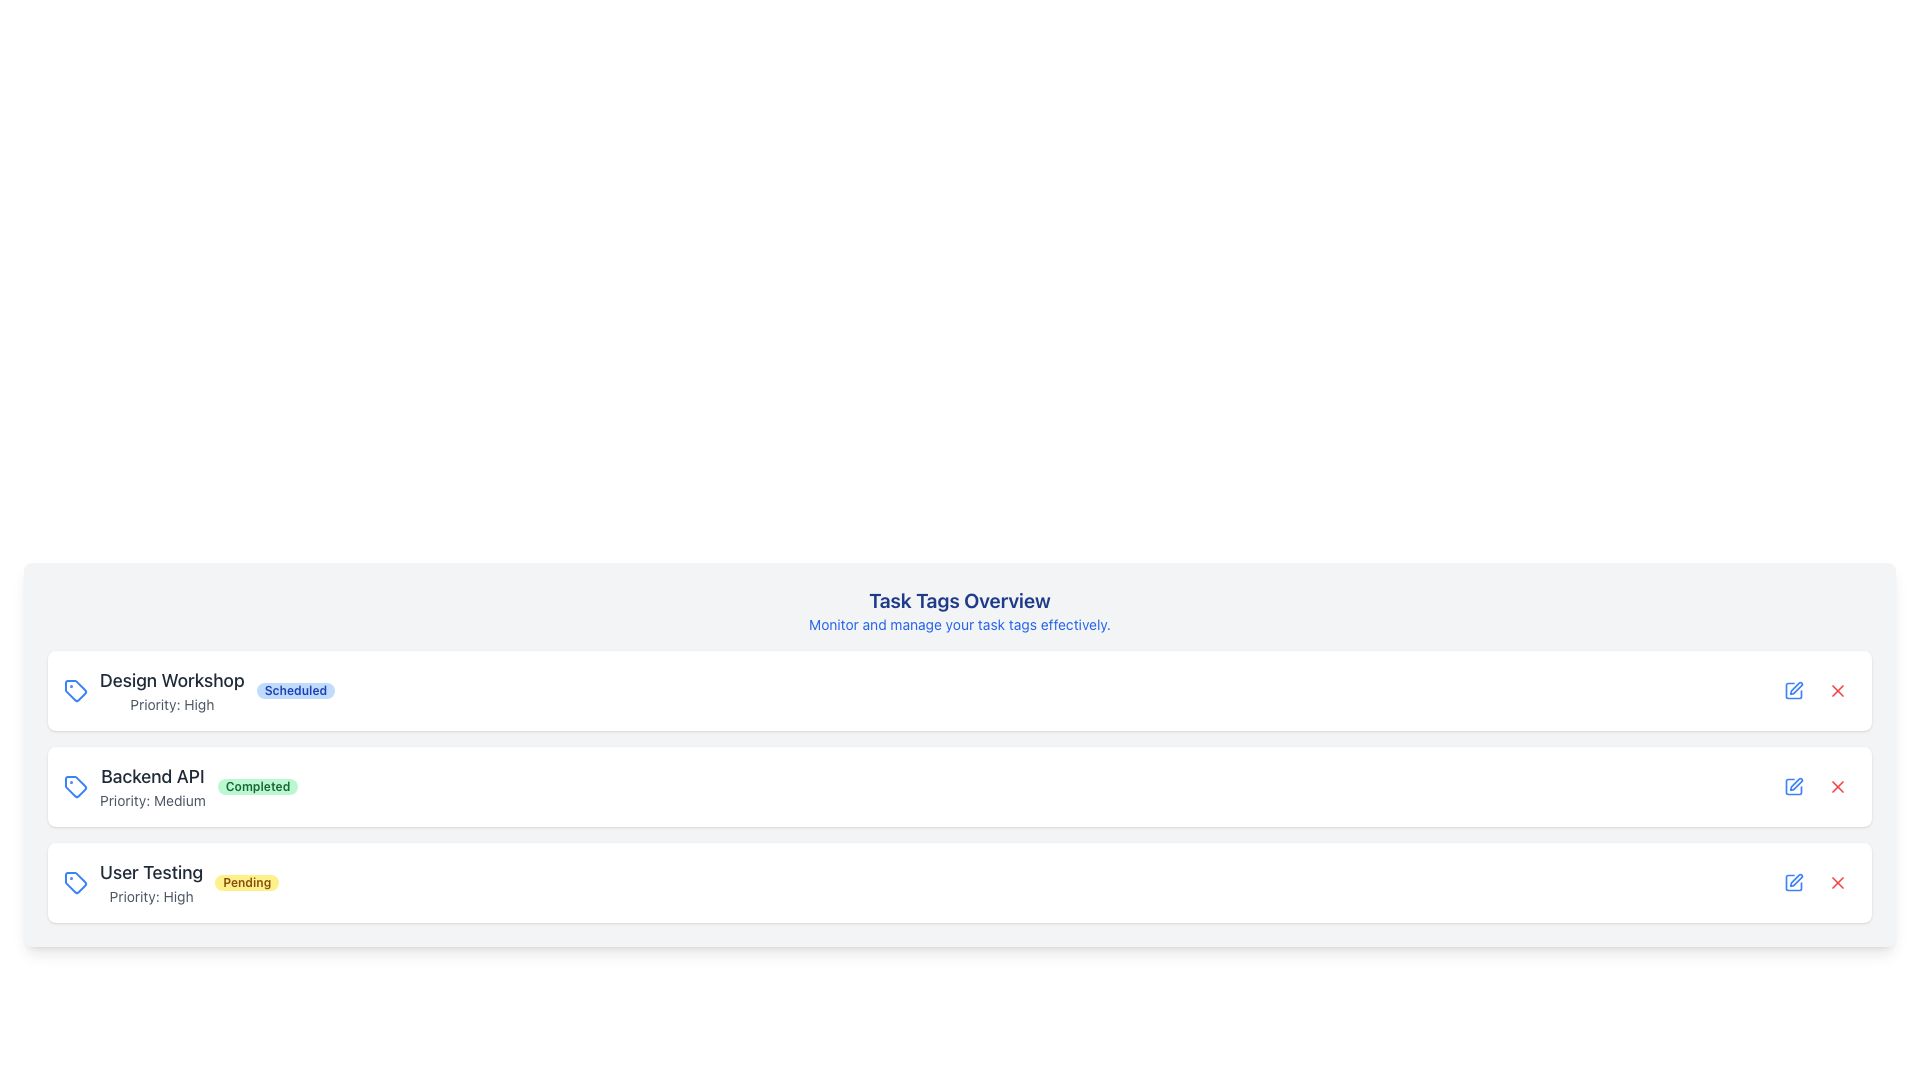 The width and height of the screenshot is (1920, 1080). Describe the element at coordinates (960, 785) in the screenshot. I see `the Task list item with the title 'Backend API', which is the second item in a vertical list, located below 'Design Workshop' and above 'User Testing'` at that location.